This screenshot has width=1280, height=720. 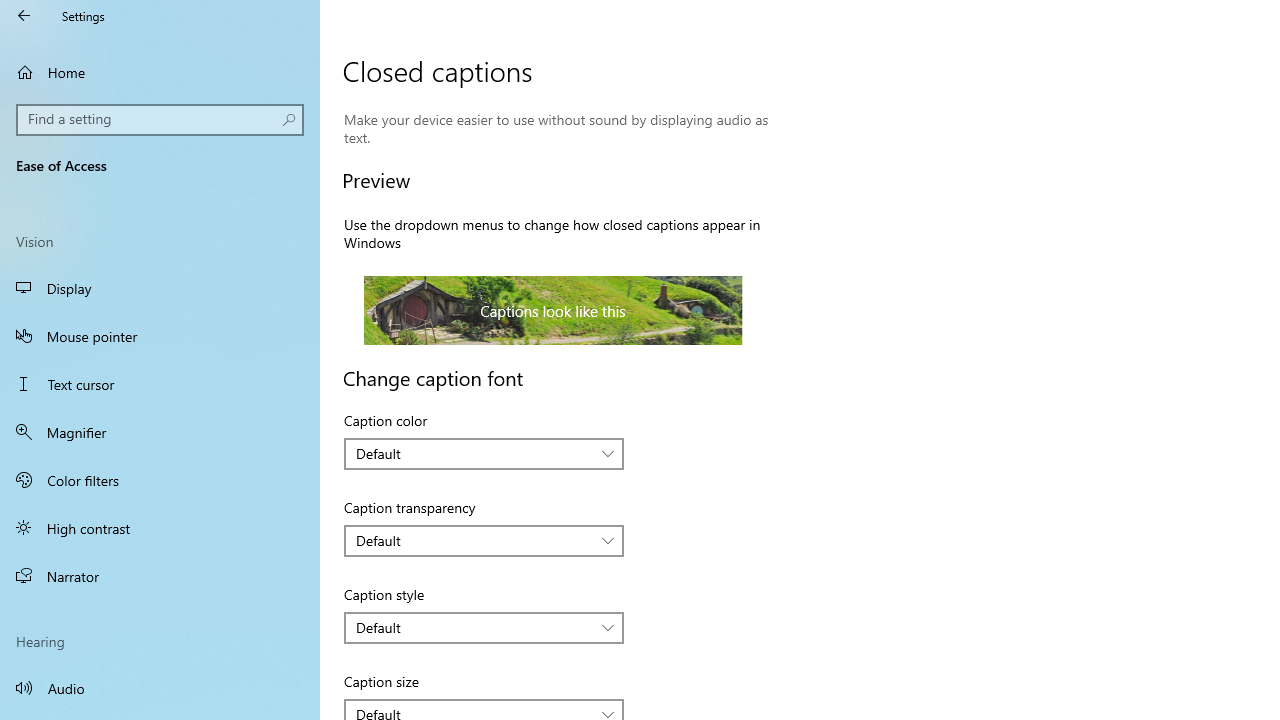 What do you see at coordinates (160, 384) in the screenshot?
I see `'Text cursor'` at bounding box center [160, 384].